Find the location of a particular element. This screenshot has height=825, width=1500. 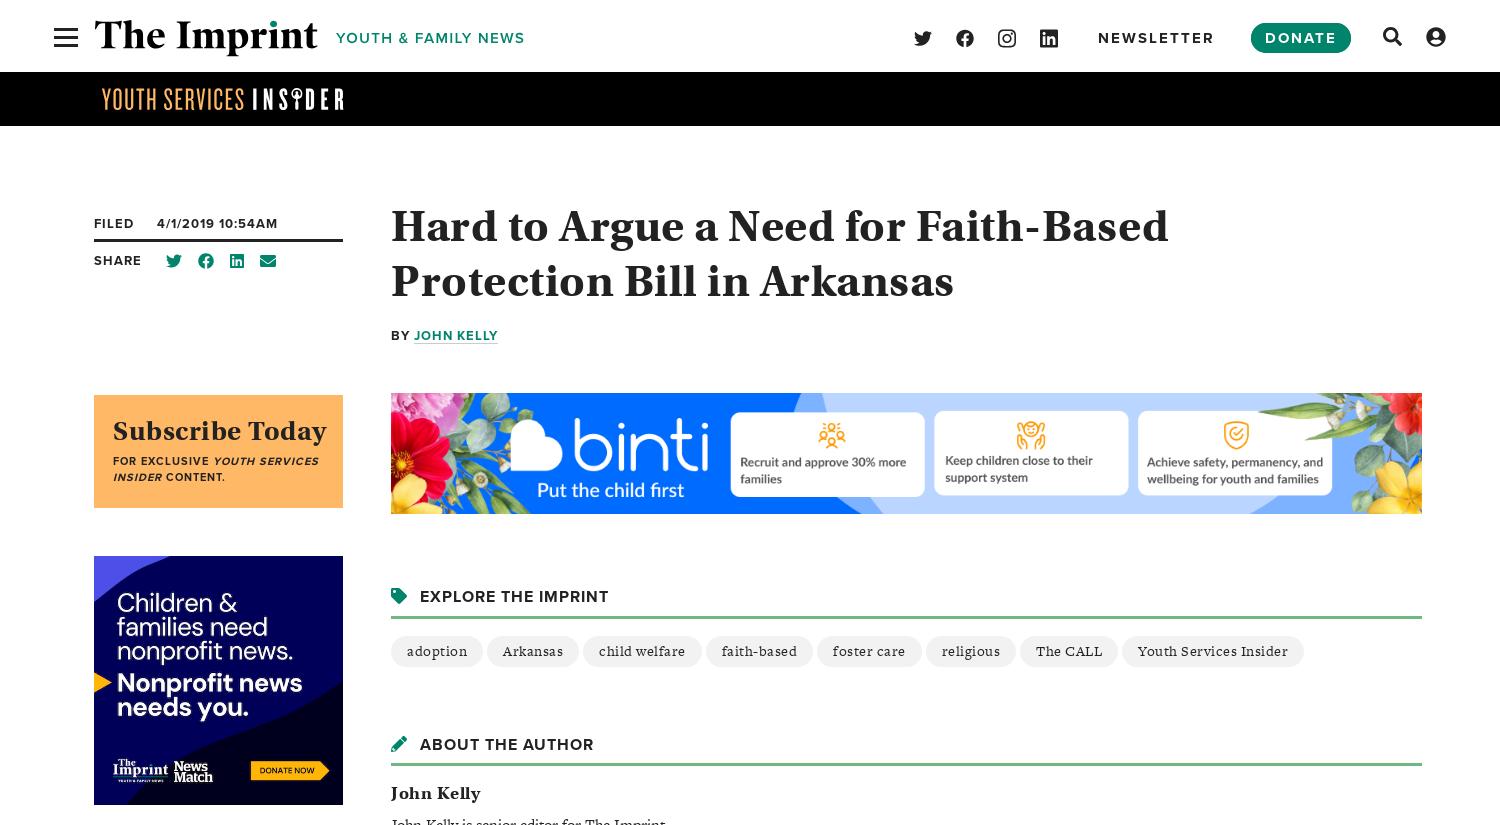

'Filed' is located at coordinates (113, 223).